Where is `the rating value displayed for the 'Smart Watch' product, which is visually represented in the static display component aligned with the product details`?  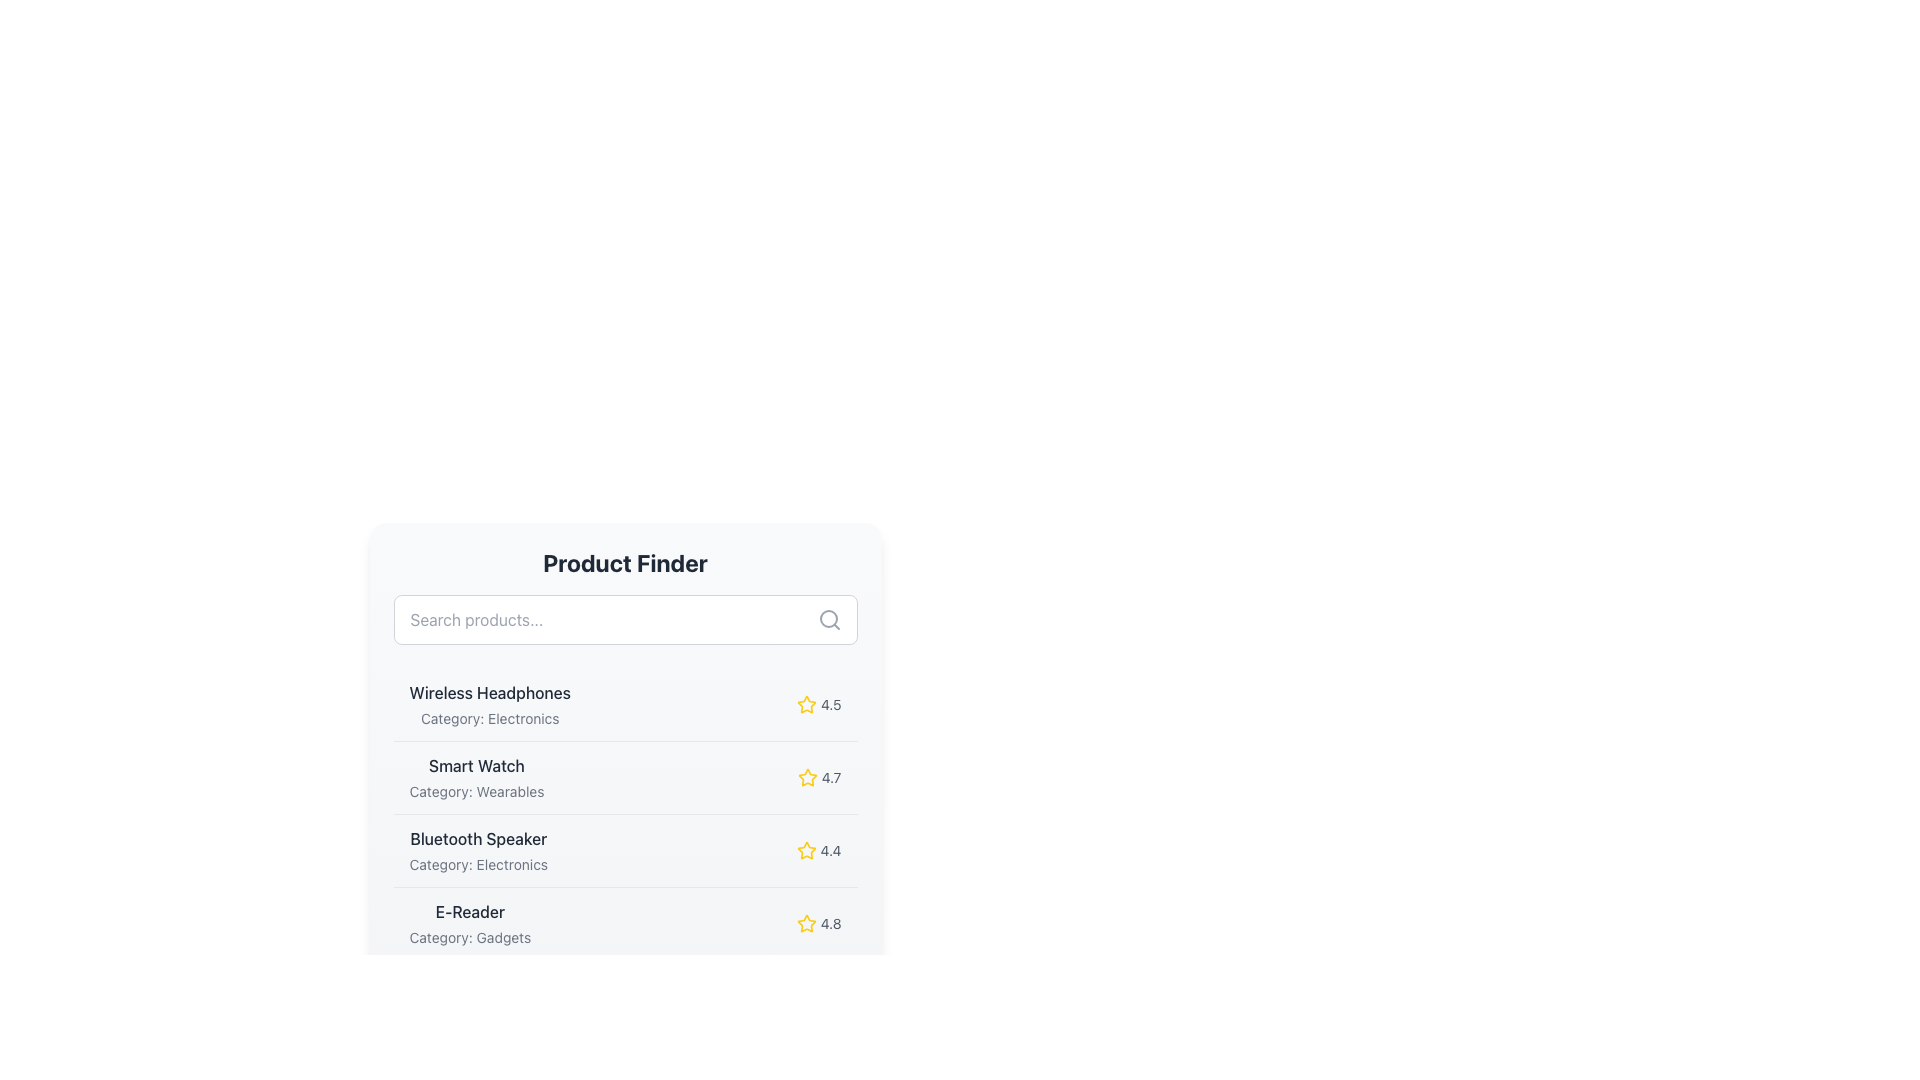 the rating value displayed for the 'Smart Watch' product, which is visually represented in the static display component aligned with the product details is located at coordinates (819, 777).